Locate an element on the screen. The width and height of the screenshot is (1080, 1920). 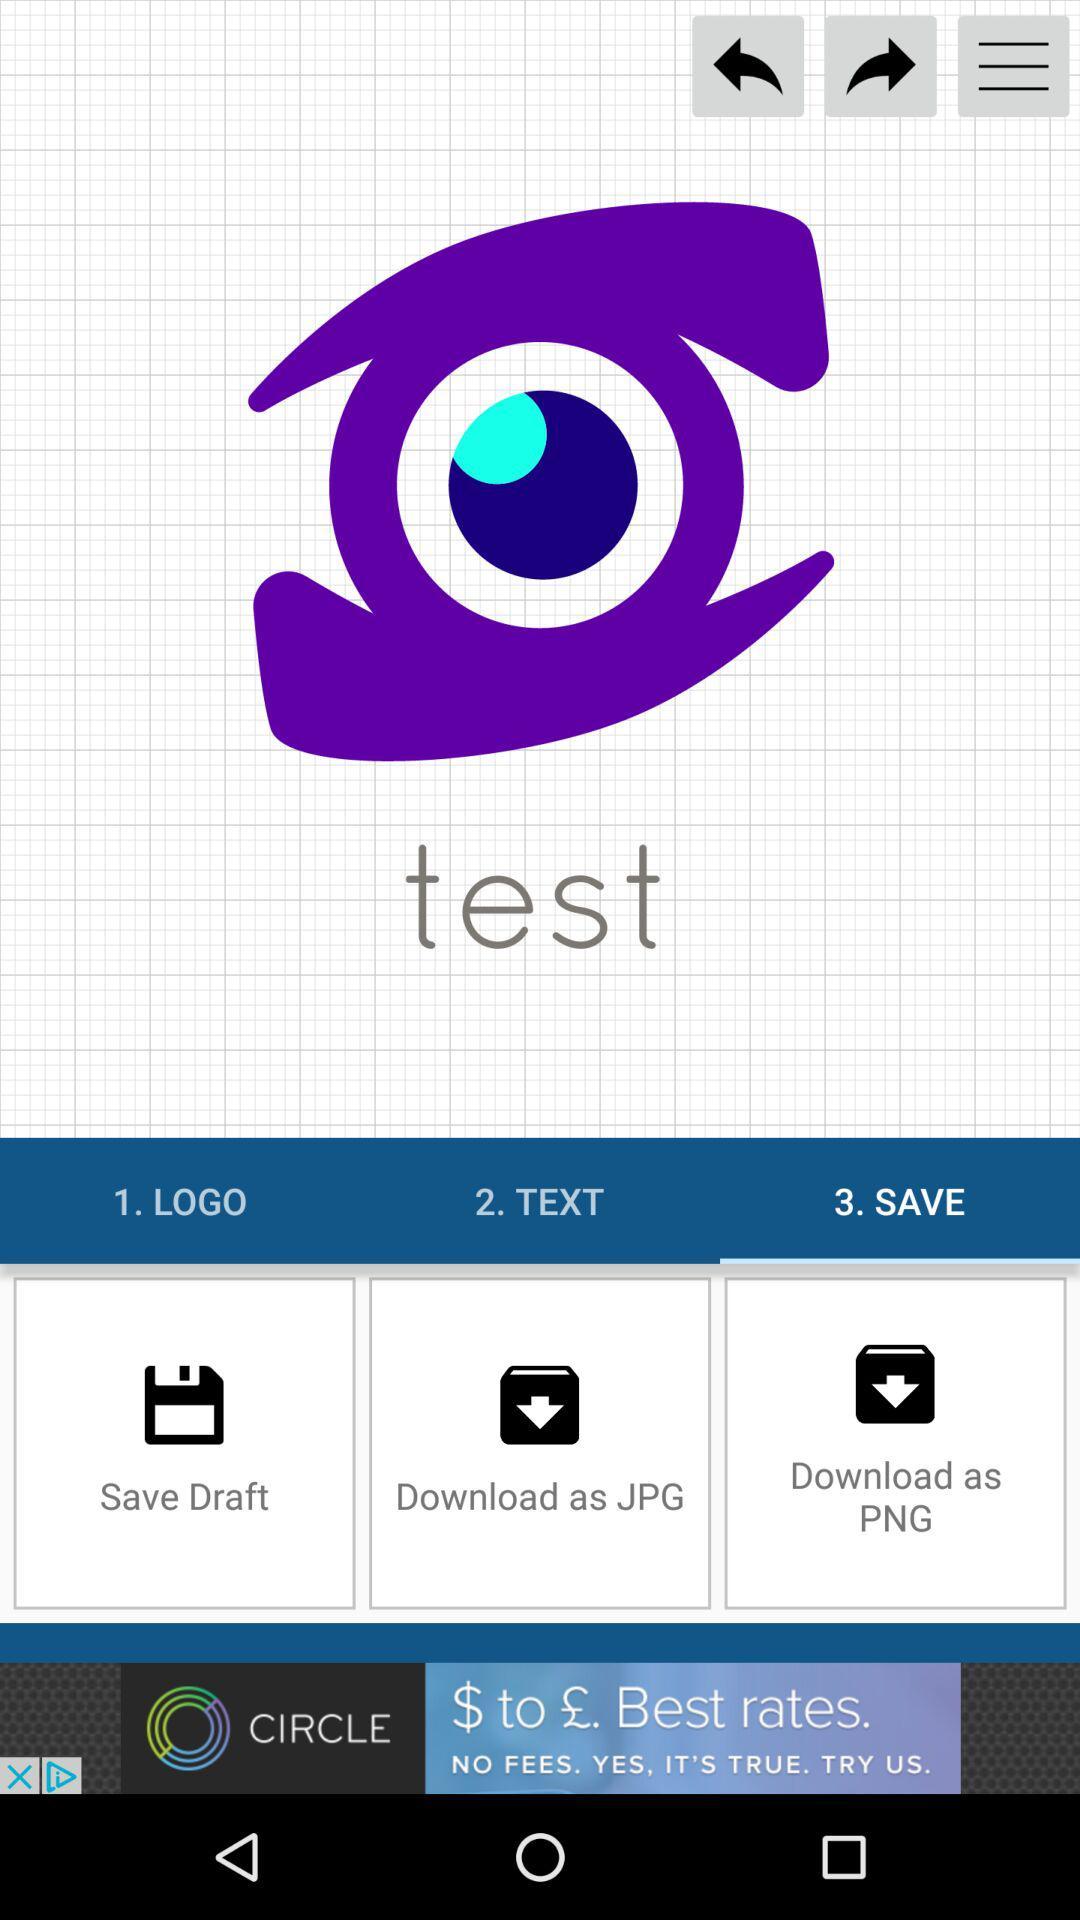
menu is located at coordinates (1013, 66).